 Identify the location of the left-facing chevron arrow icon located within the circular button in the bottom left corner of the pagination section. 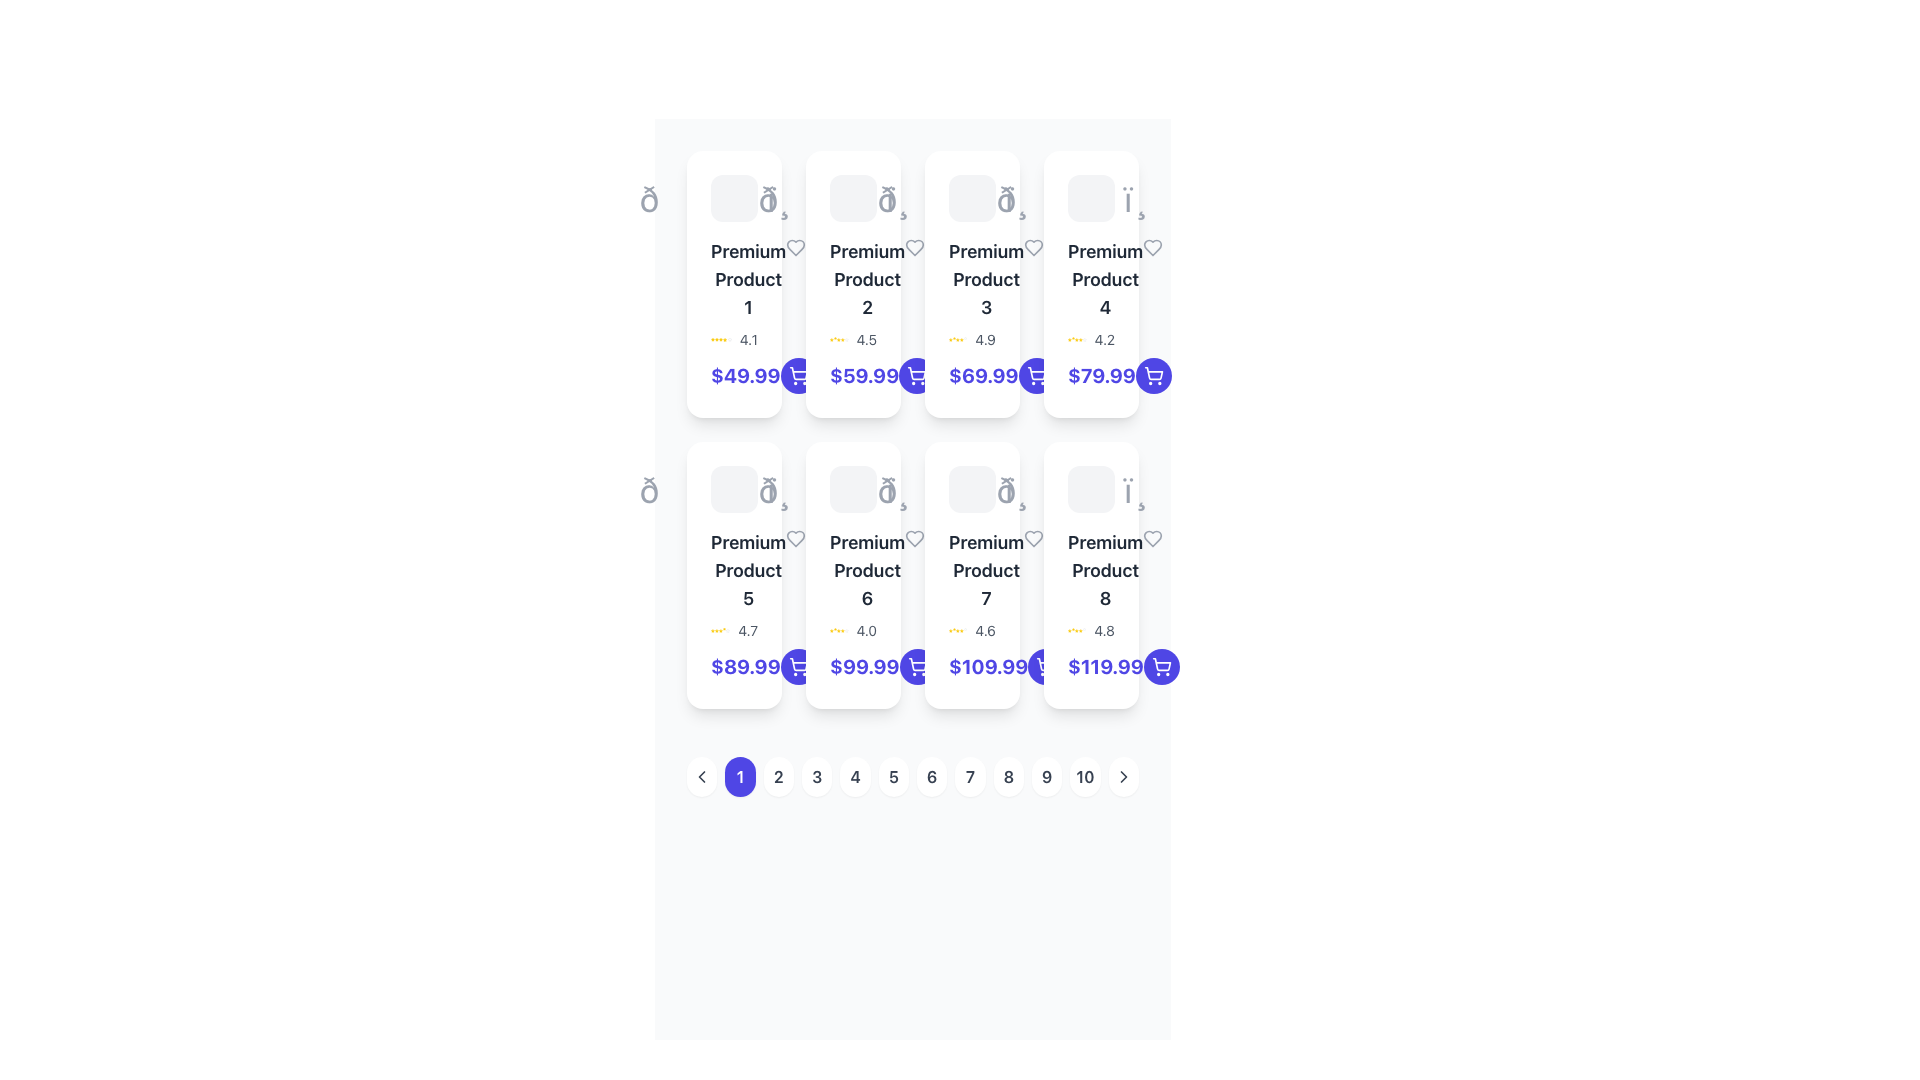
(702, 775).